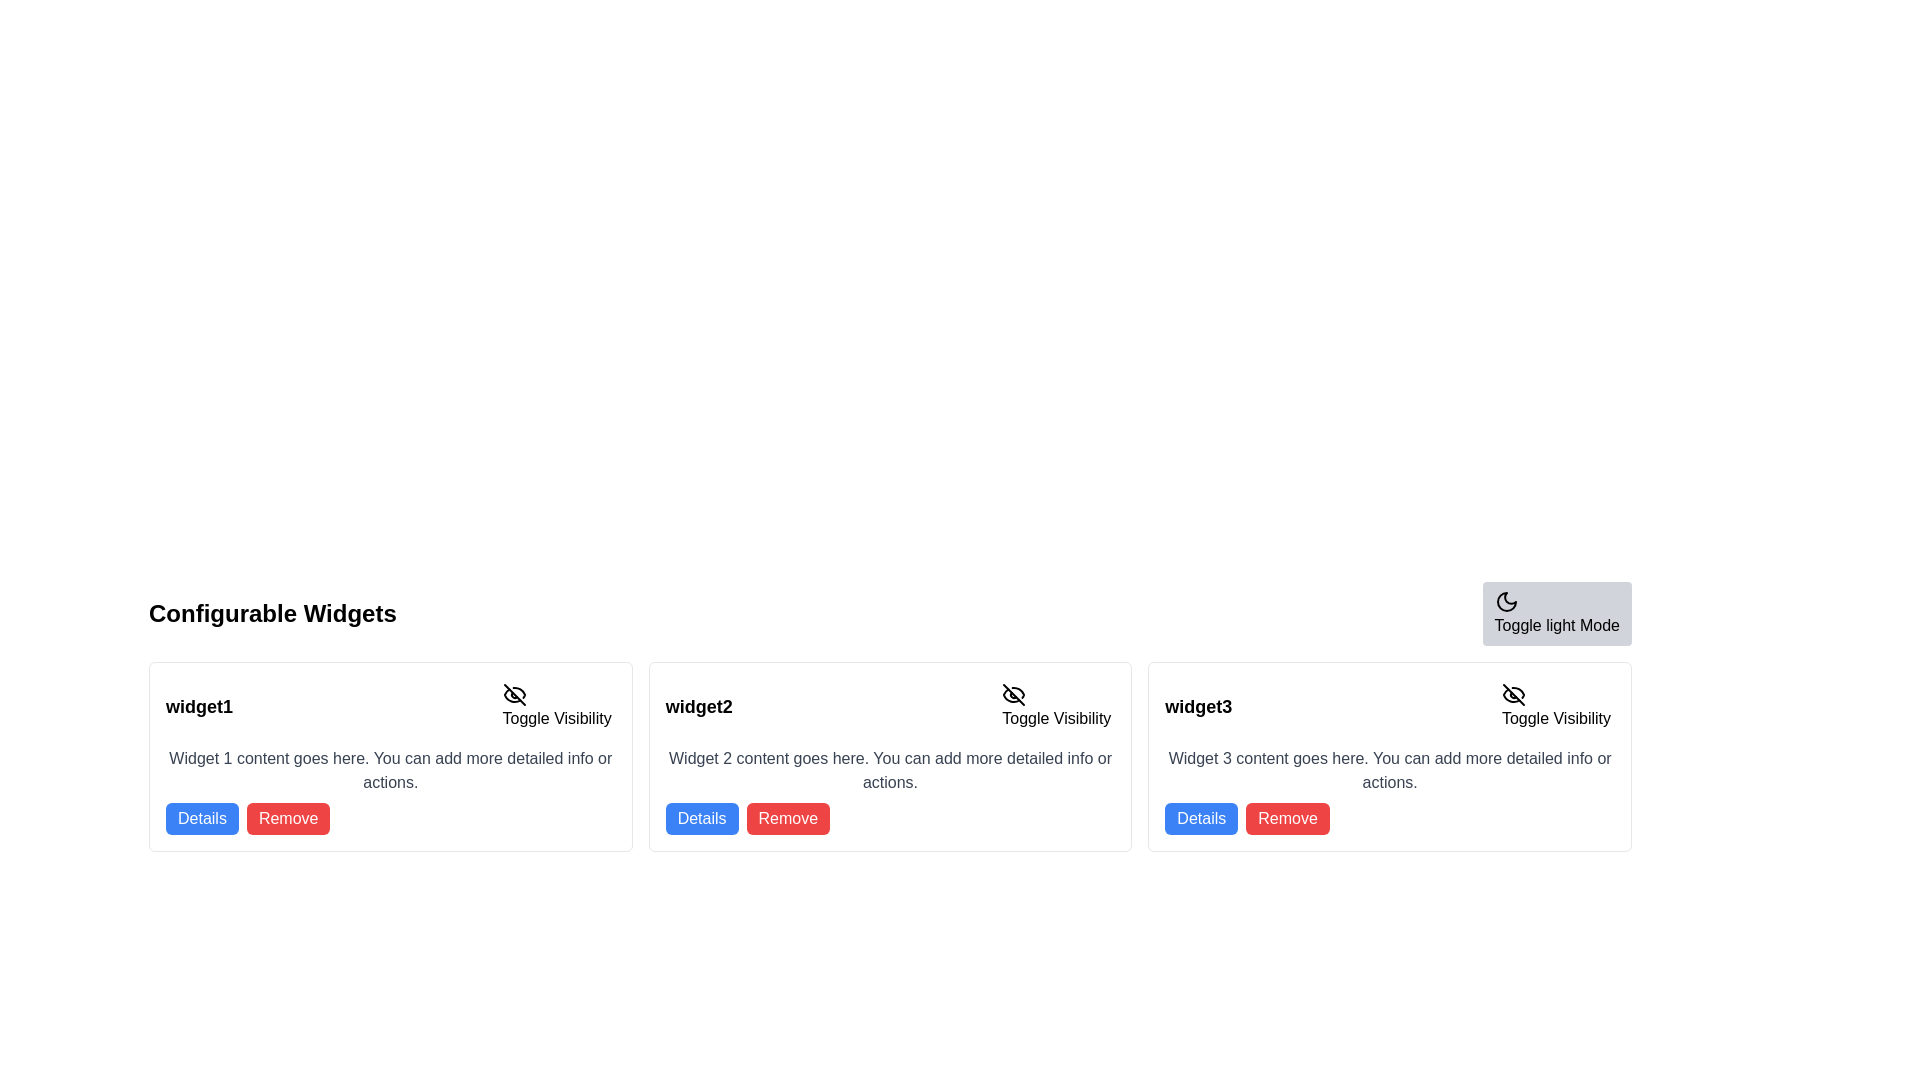 The width and height of the screenshot is (1920, 1080). Describe the element at coordinates (1200, 818) in the screenshot. I see `the 'Details' button located at the bottom of the 'widget3' card` at that location.